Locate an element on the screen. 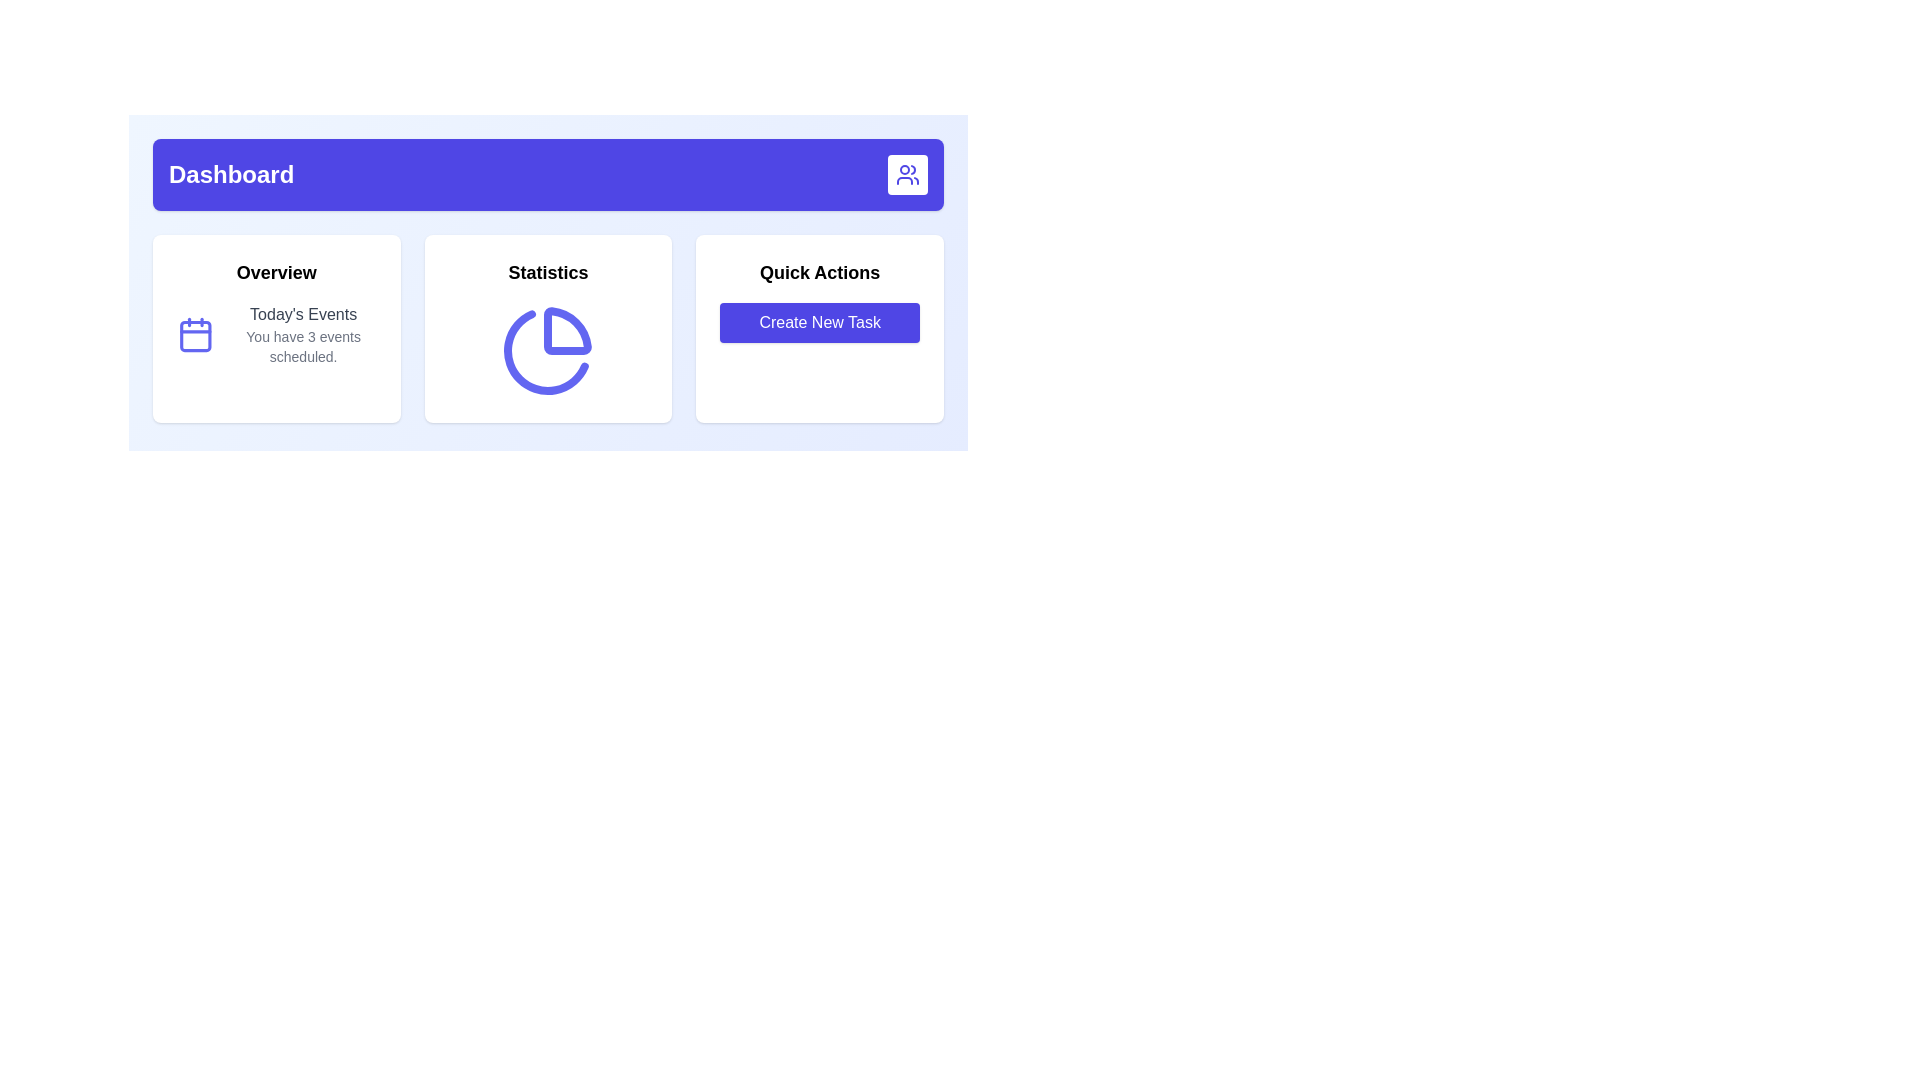 This screenshot has height=1080, width=1920. text content of the Informational Widget that displays the number of scheduled events for the day, located in the first card under the 'Dashboard' heading in the 'Overview' section is located at coordinates (275, 334).